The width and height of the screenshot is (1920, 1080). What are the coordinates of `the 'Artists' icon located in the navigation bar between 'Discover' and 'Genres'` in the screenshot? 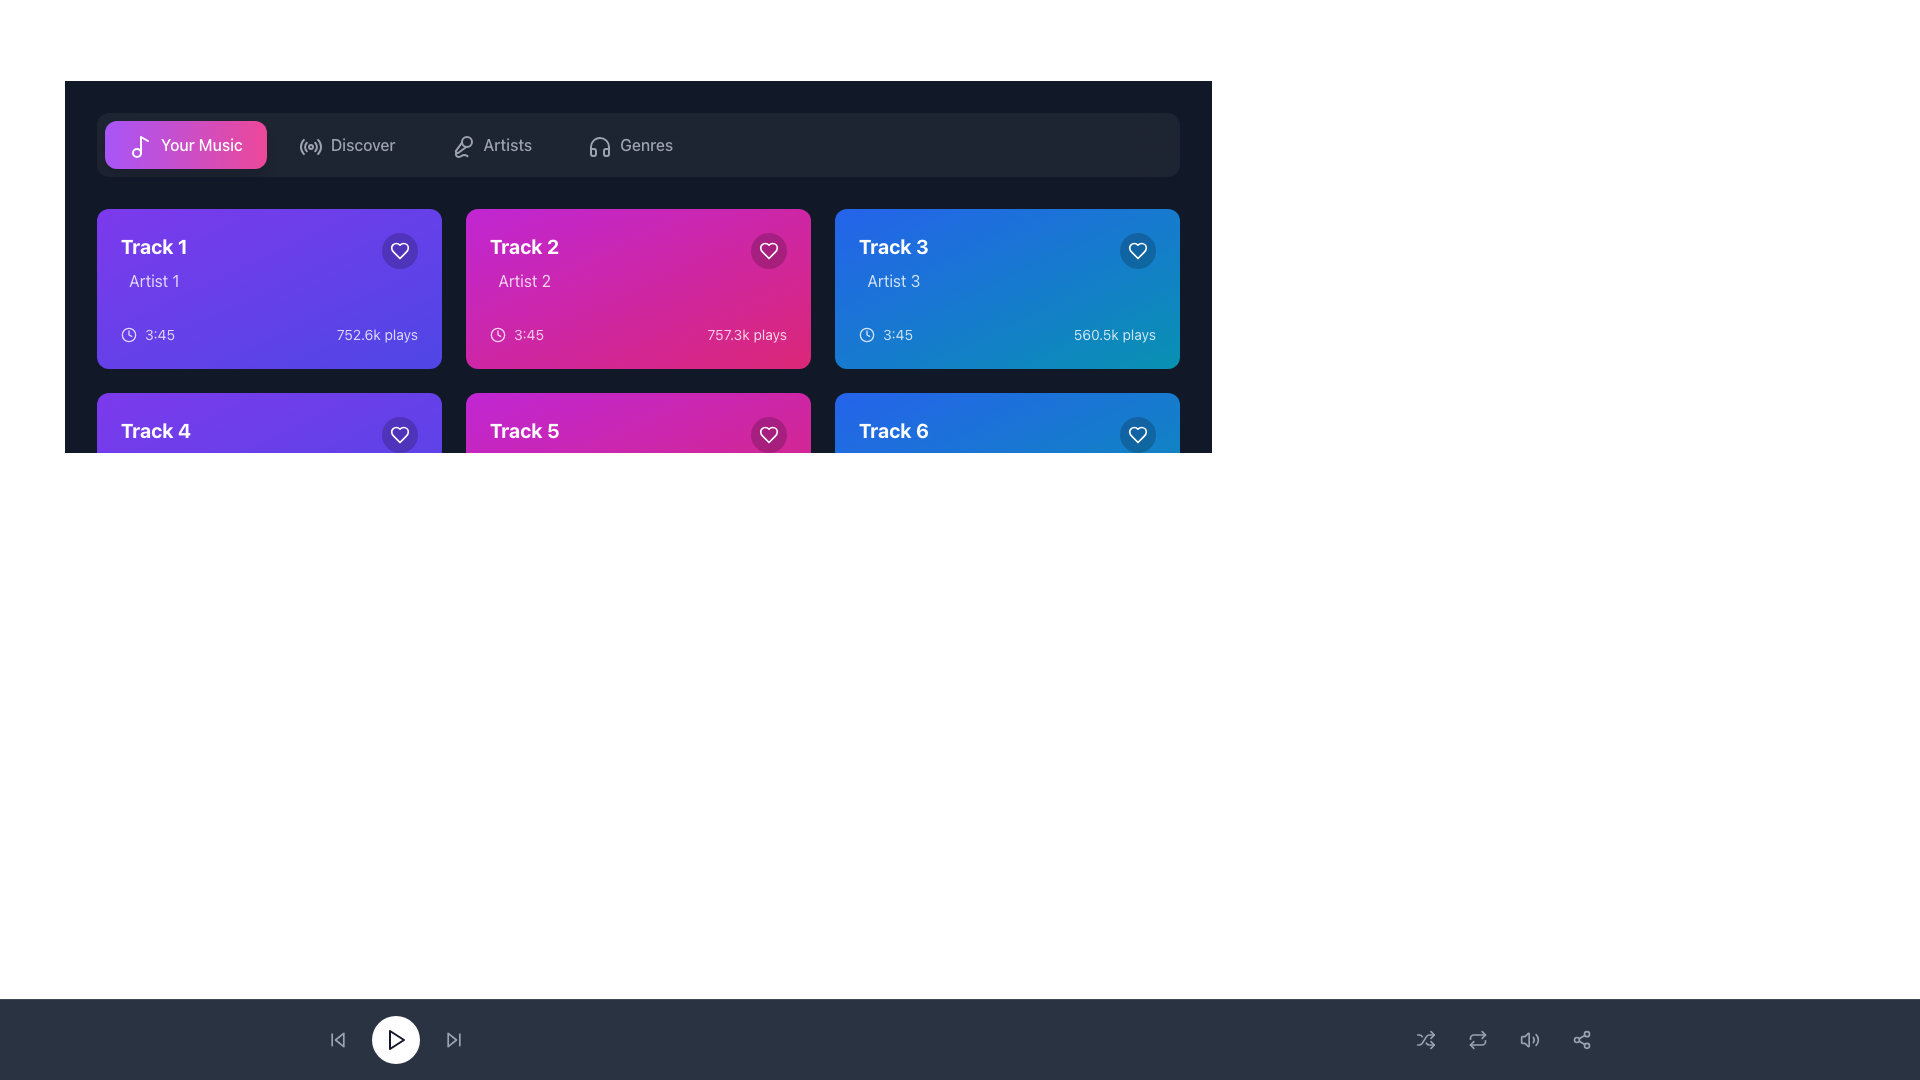 It's located at (460, 144).